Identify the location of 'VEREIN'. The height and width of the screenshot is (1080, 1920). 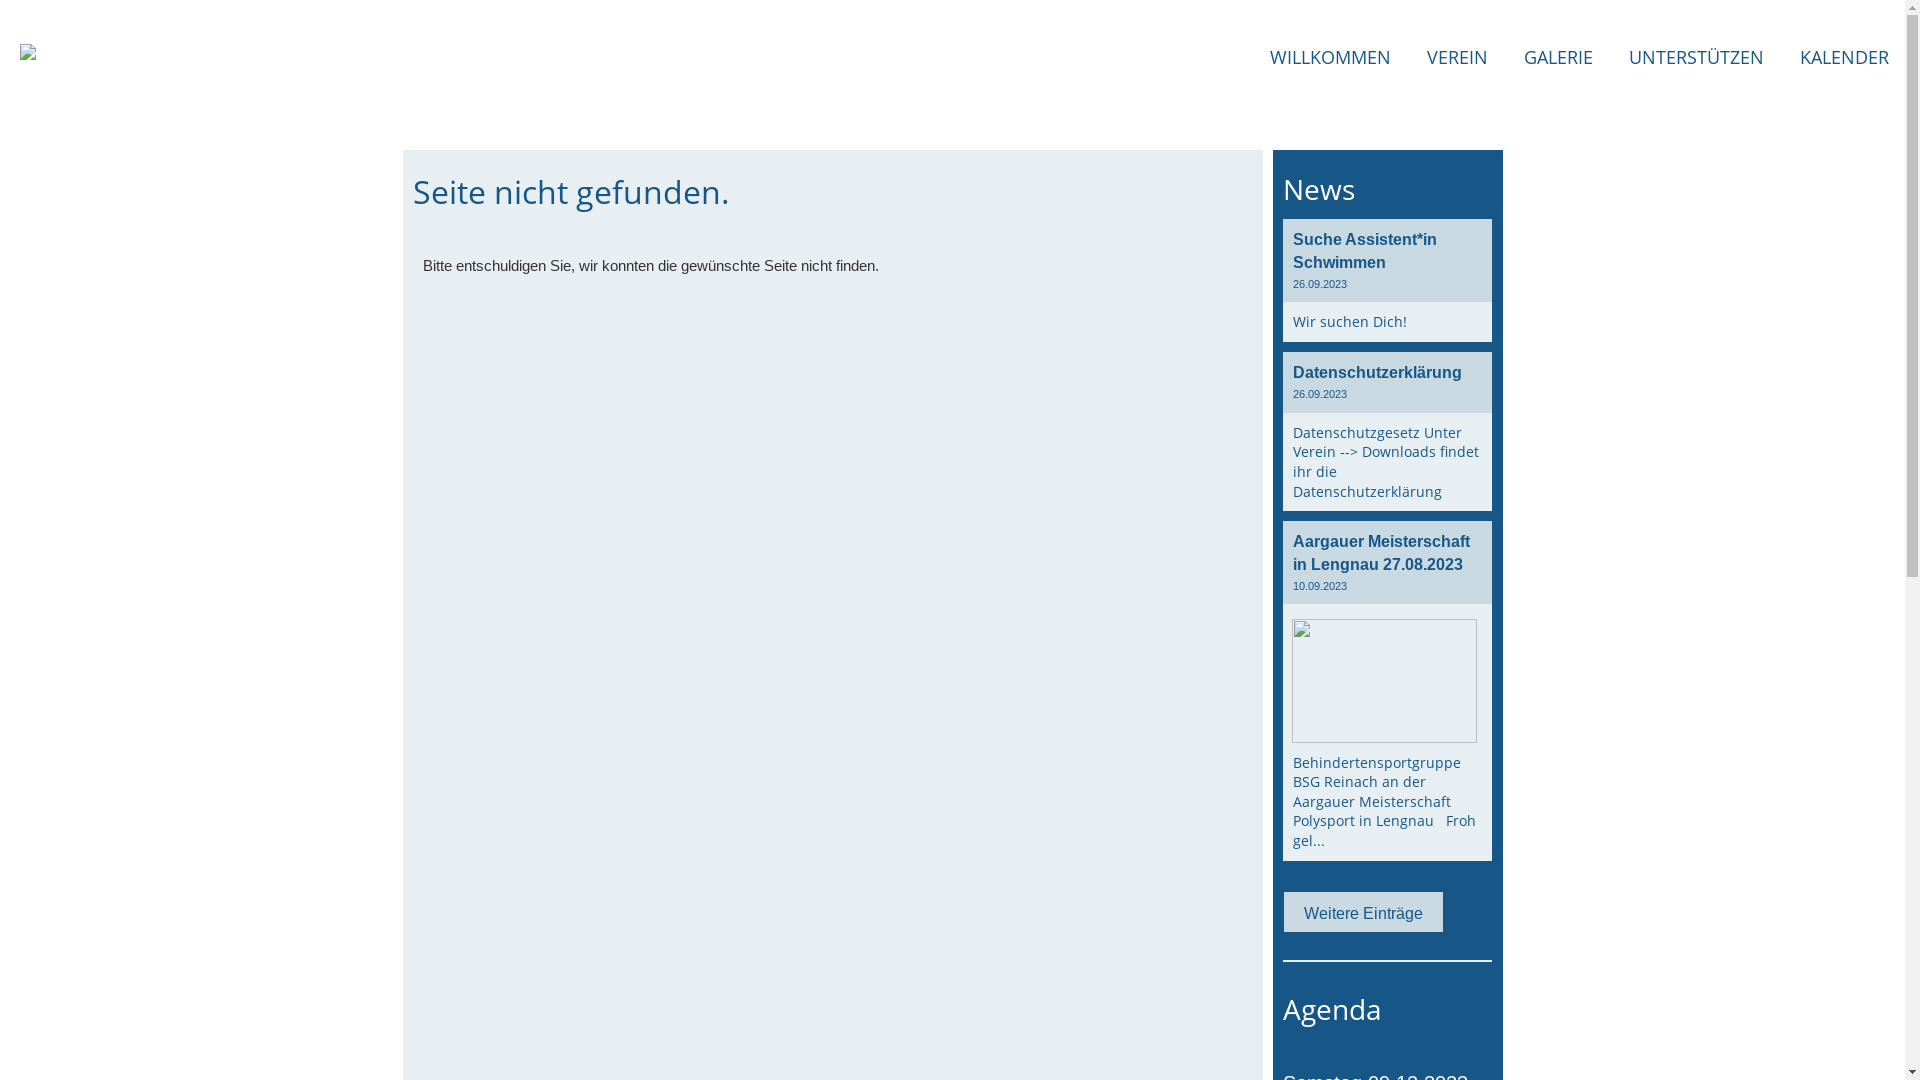
(1457, 56).